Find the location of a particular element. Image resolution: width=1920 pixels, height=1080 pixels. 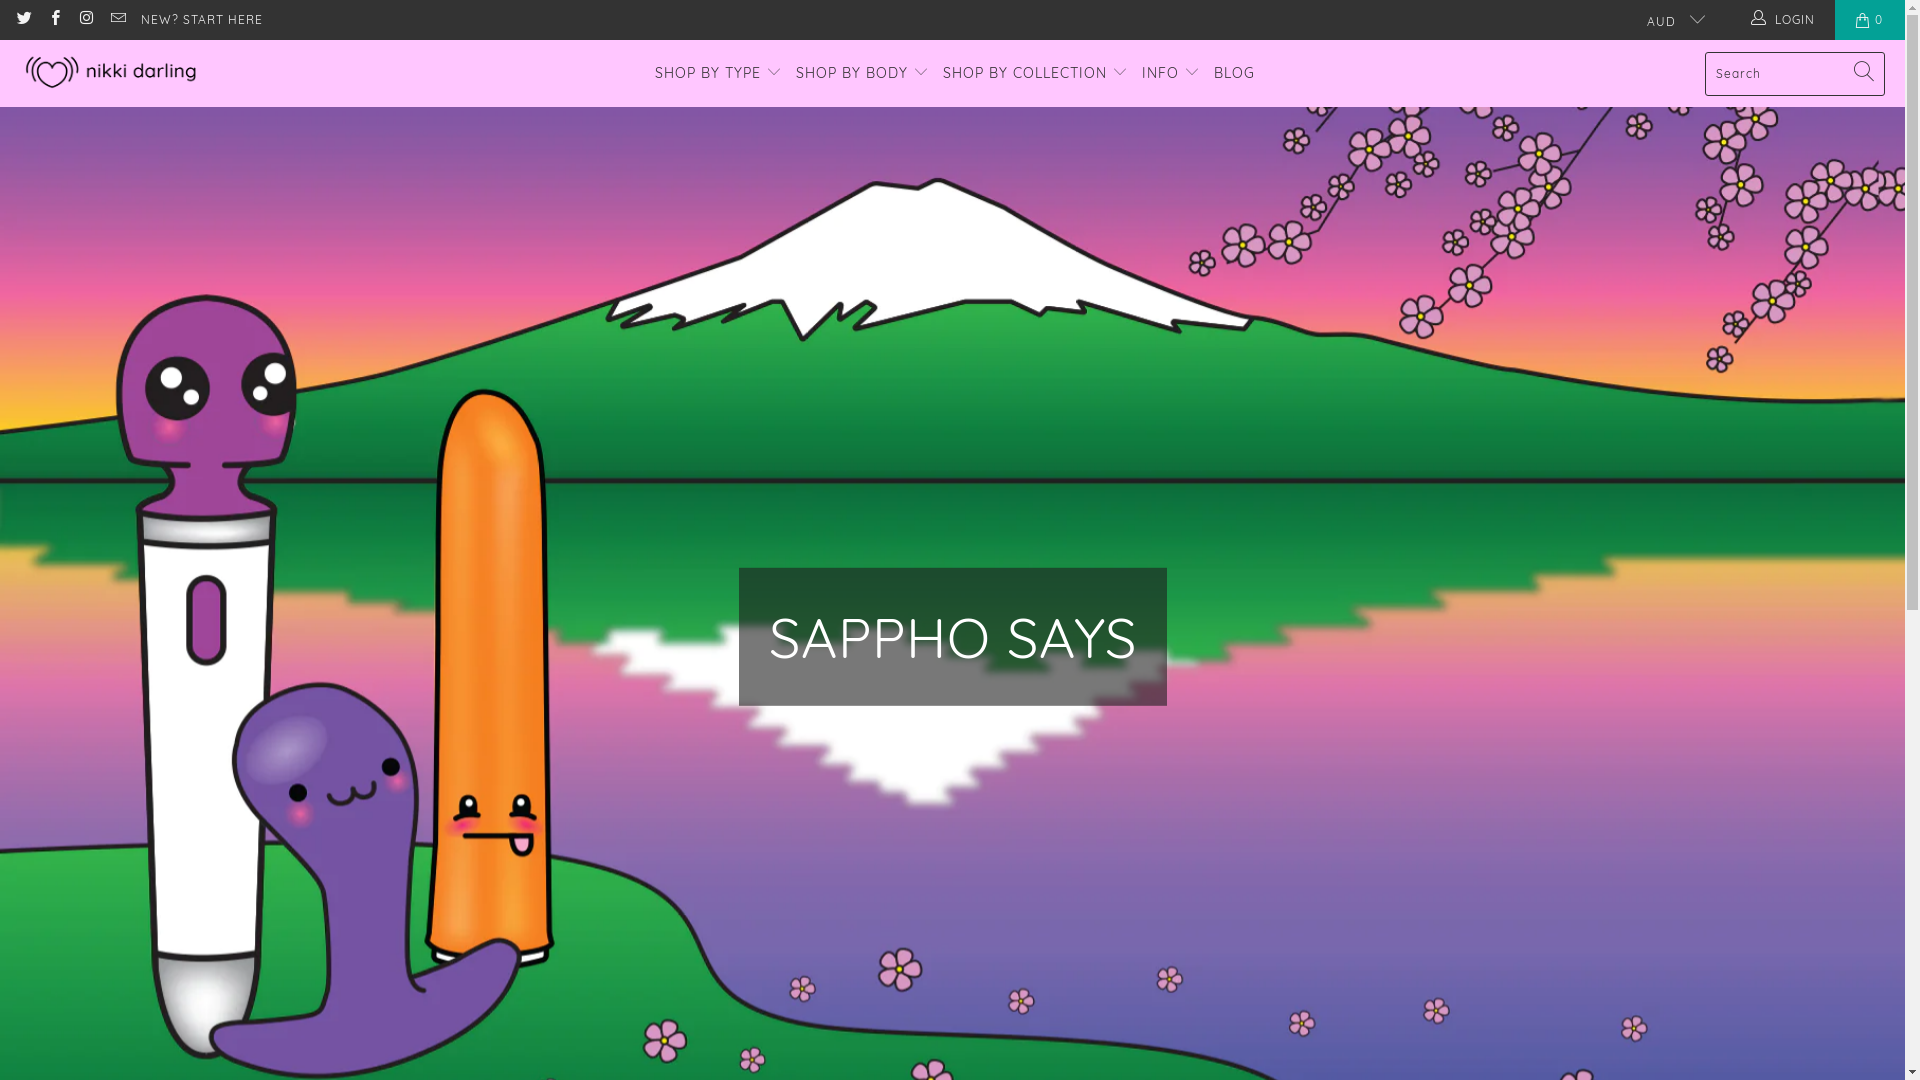

'SHOP BY BODY' is located at coordinates (862, 72).